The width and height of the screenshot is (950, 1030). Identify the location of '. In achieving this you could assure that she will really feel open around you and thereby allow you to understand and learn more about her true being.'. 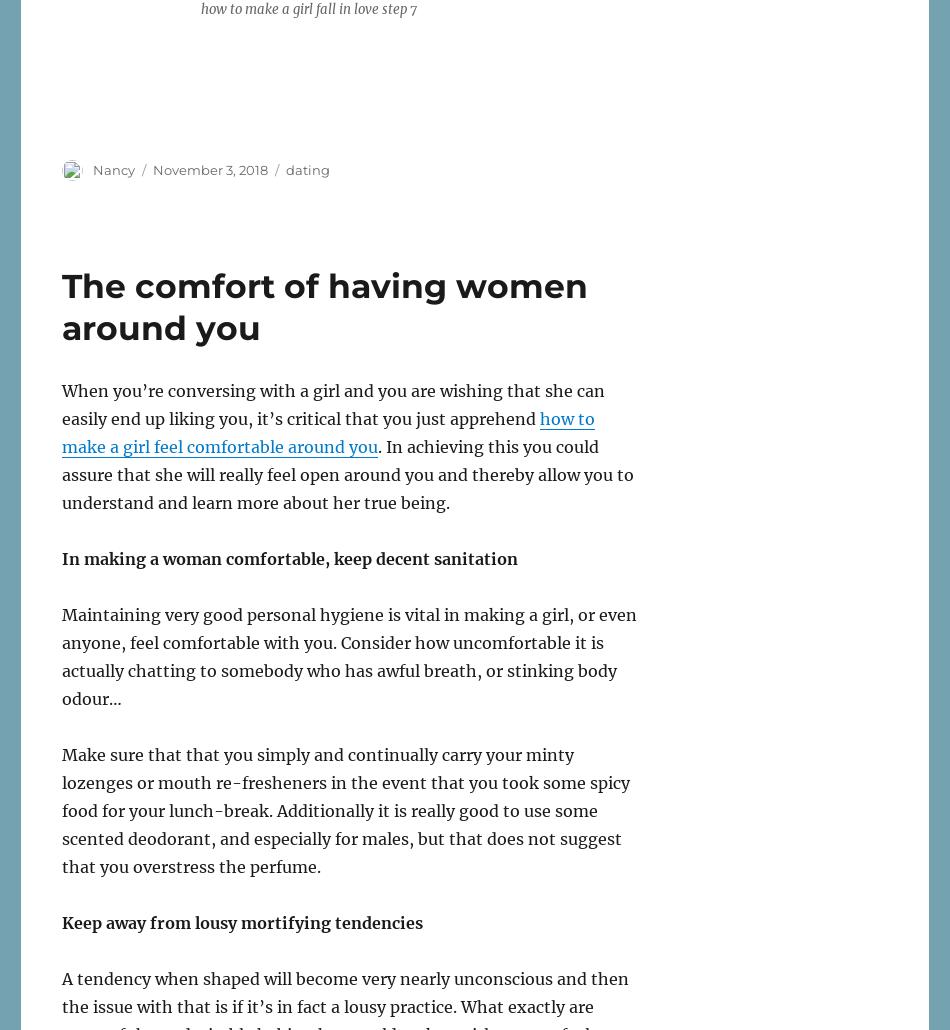
(346, 473).